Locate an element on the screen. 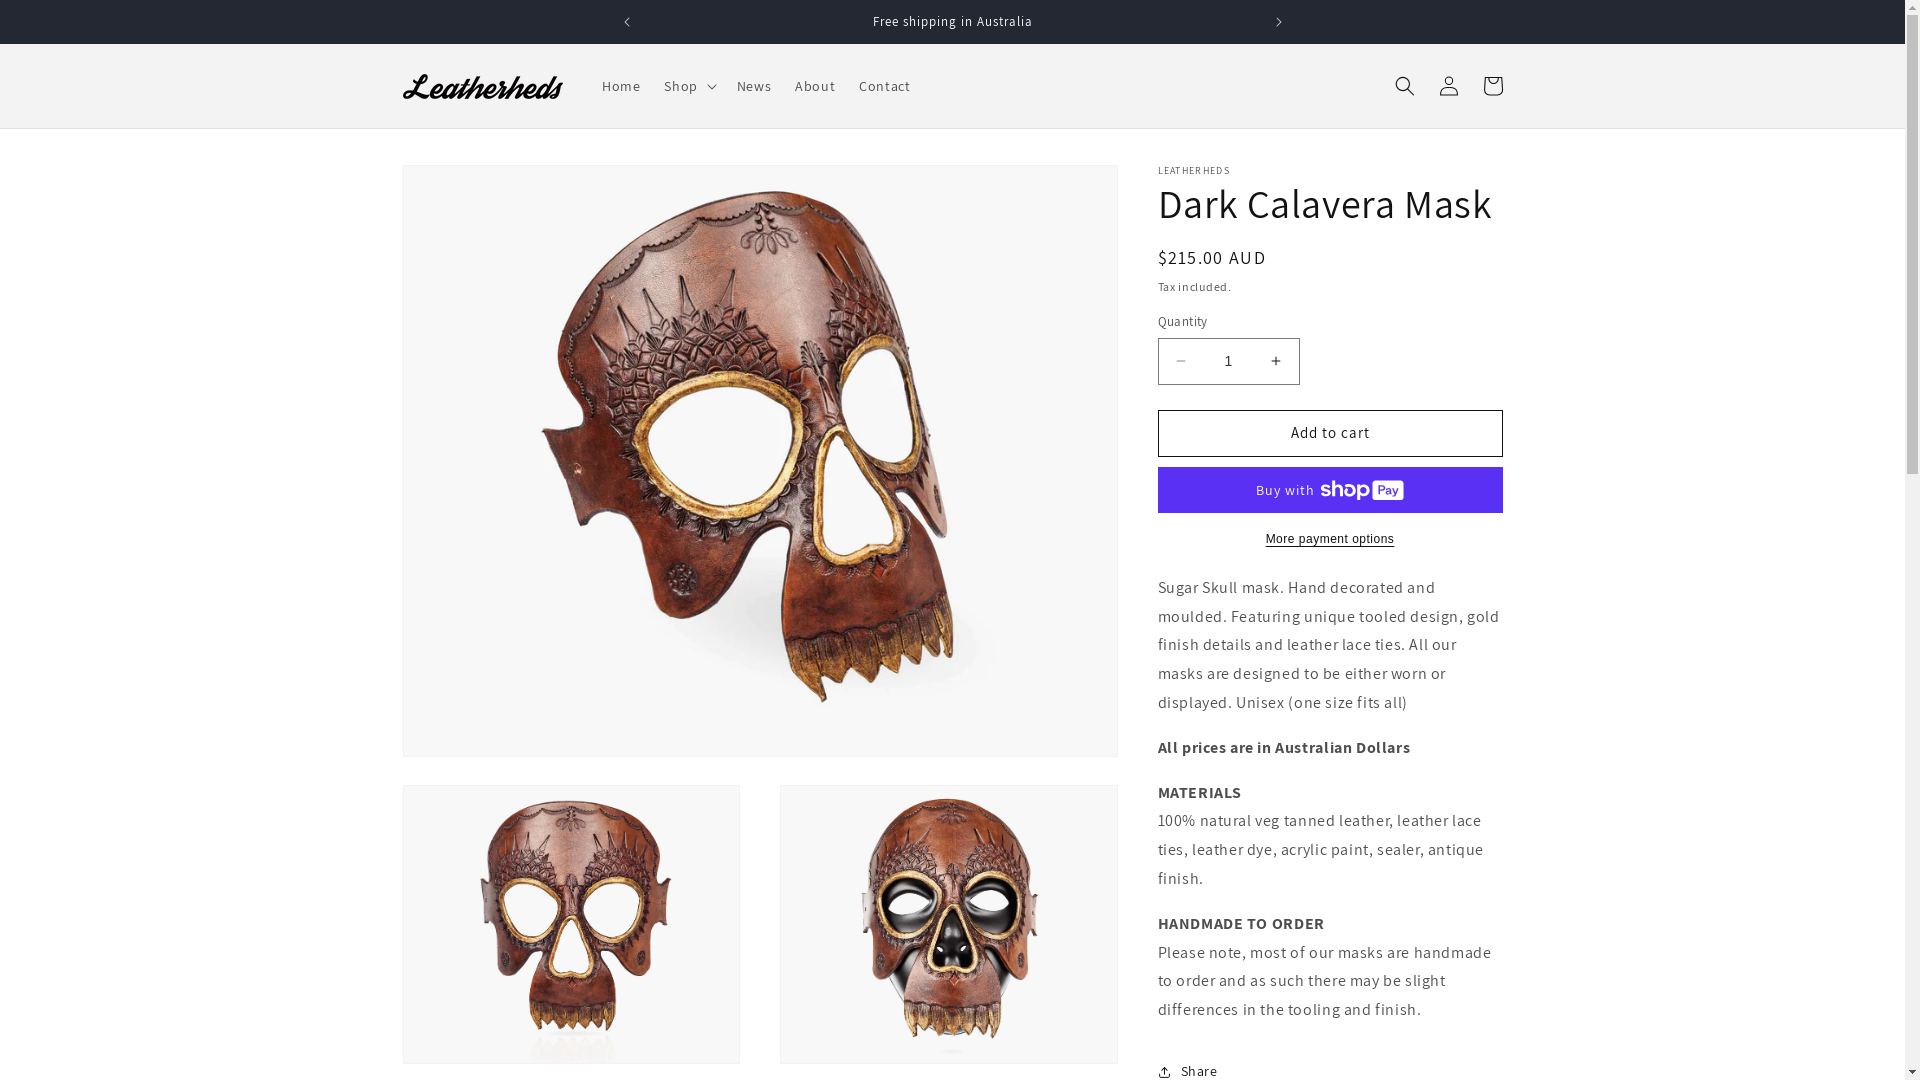 This screenshot has width=1920, height=1080. 'Home' is located at coordinates (619, 84).